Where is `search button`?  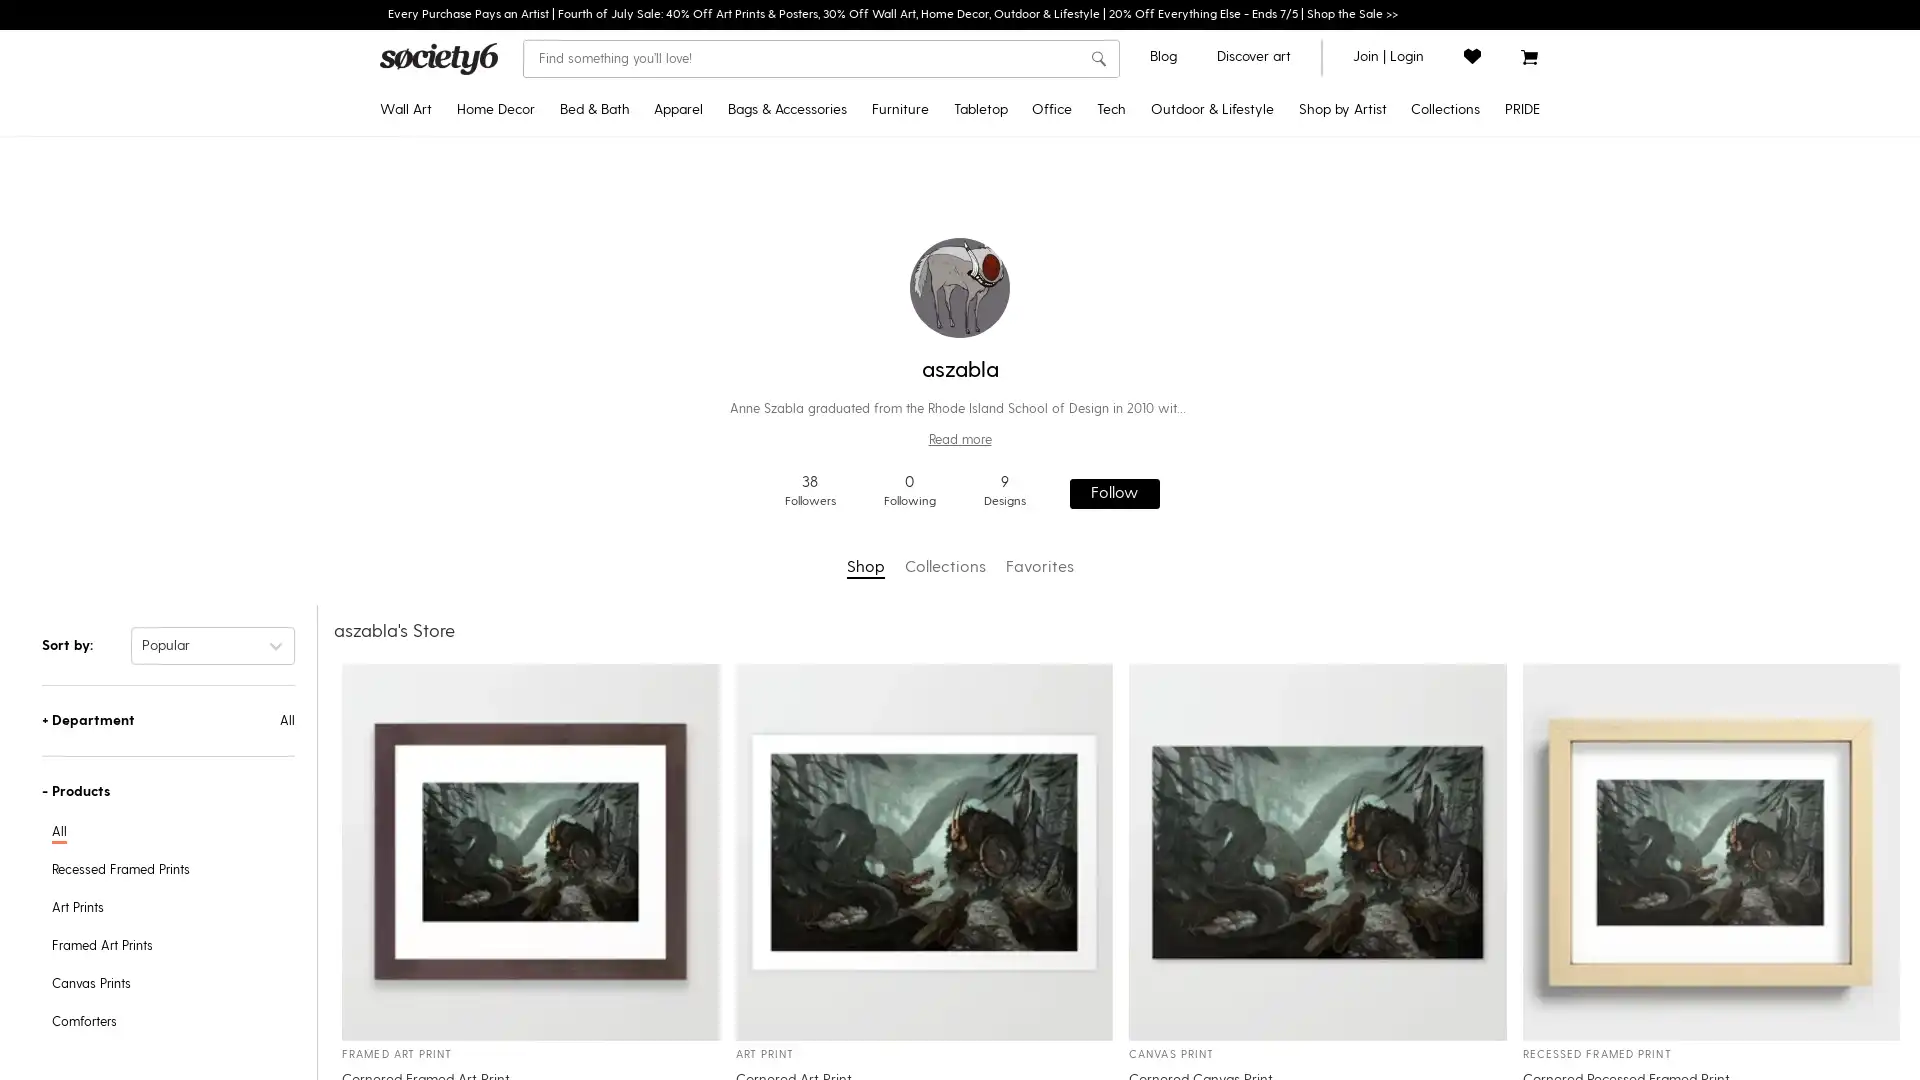
search button is located at coordinates (1097, 59).